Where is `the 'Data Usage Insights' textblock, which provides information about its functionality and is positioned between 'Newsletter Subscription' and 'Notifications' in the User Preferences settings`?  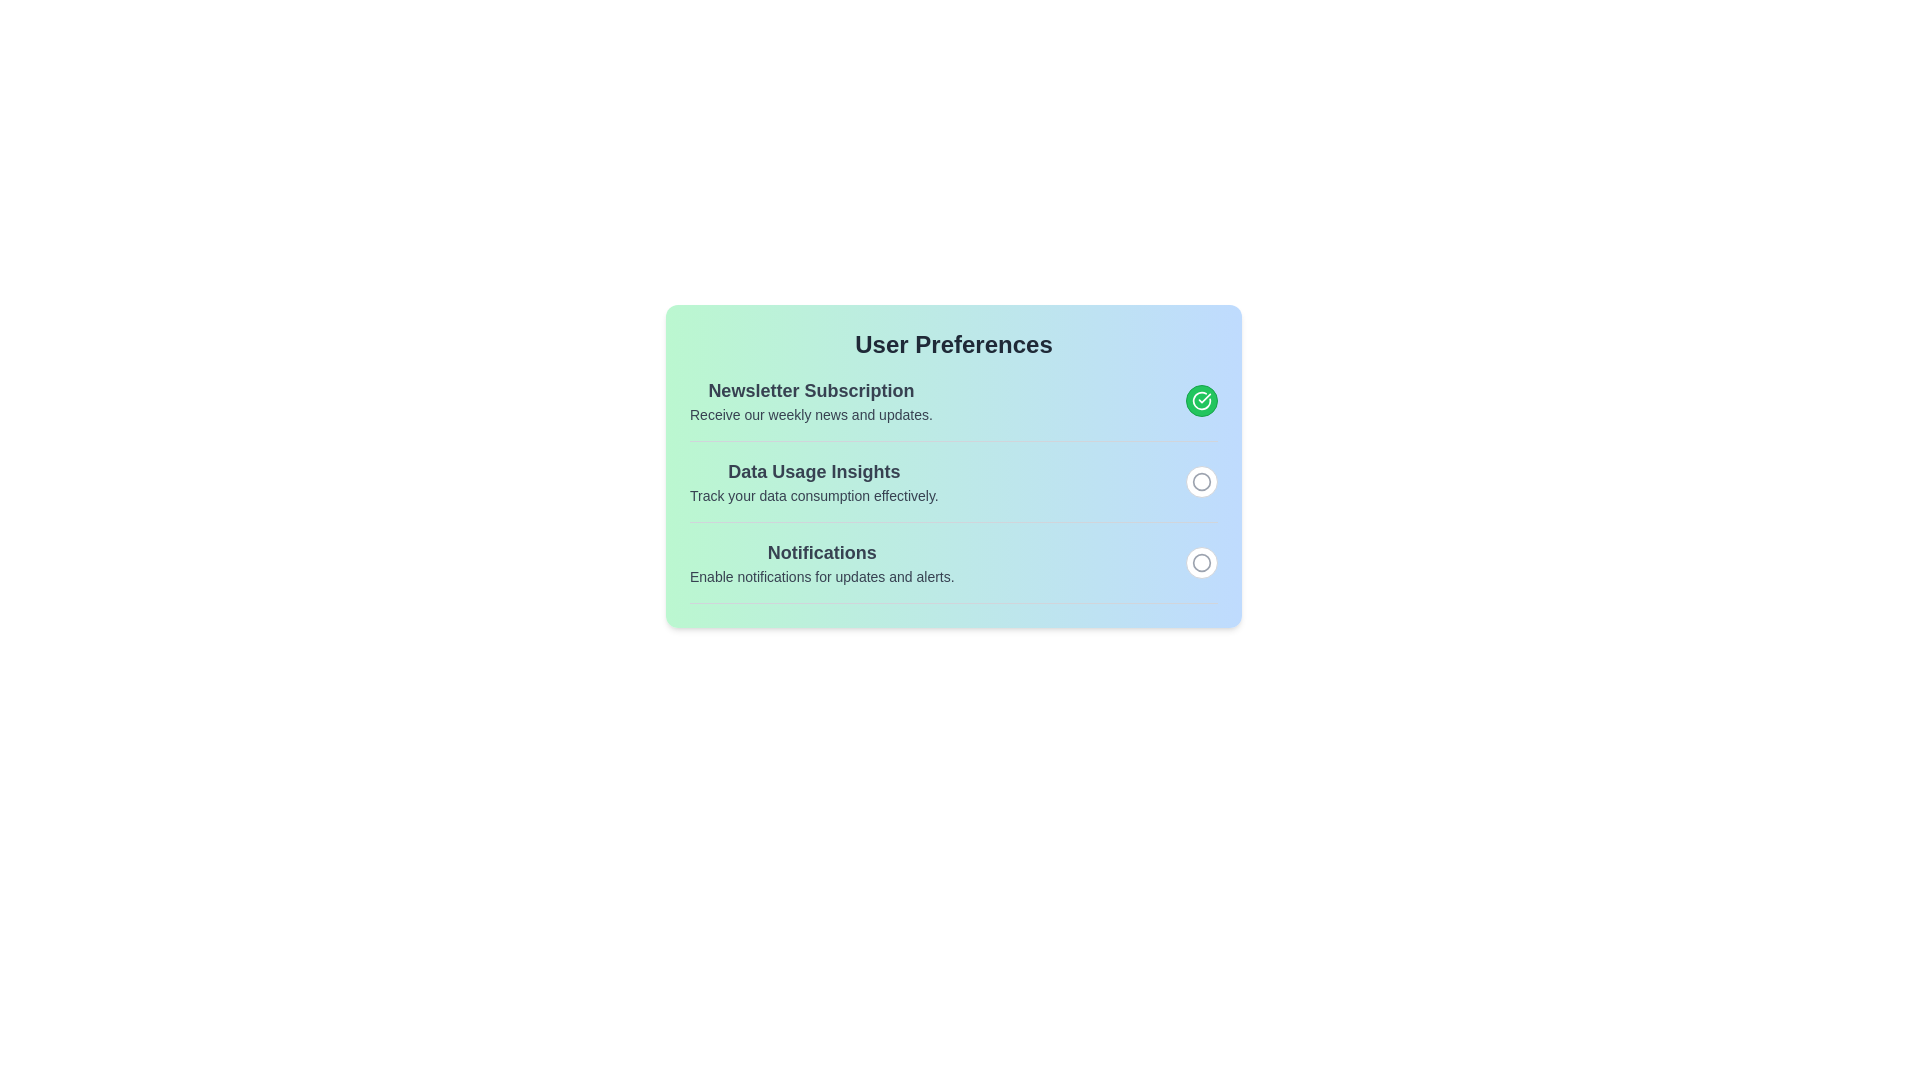
the 'Data Usage Insights' textblock, which provides information about its functionality and is positioned between 'Newsletter Subscription' and 'Notifications' in the User Preferences settings is located at coordinates (953, 482).